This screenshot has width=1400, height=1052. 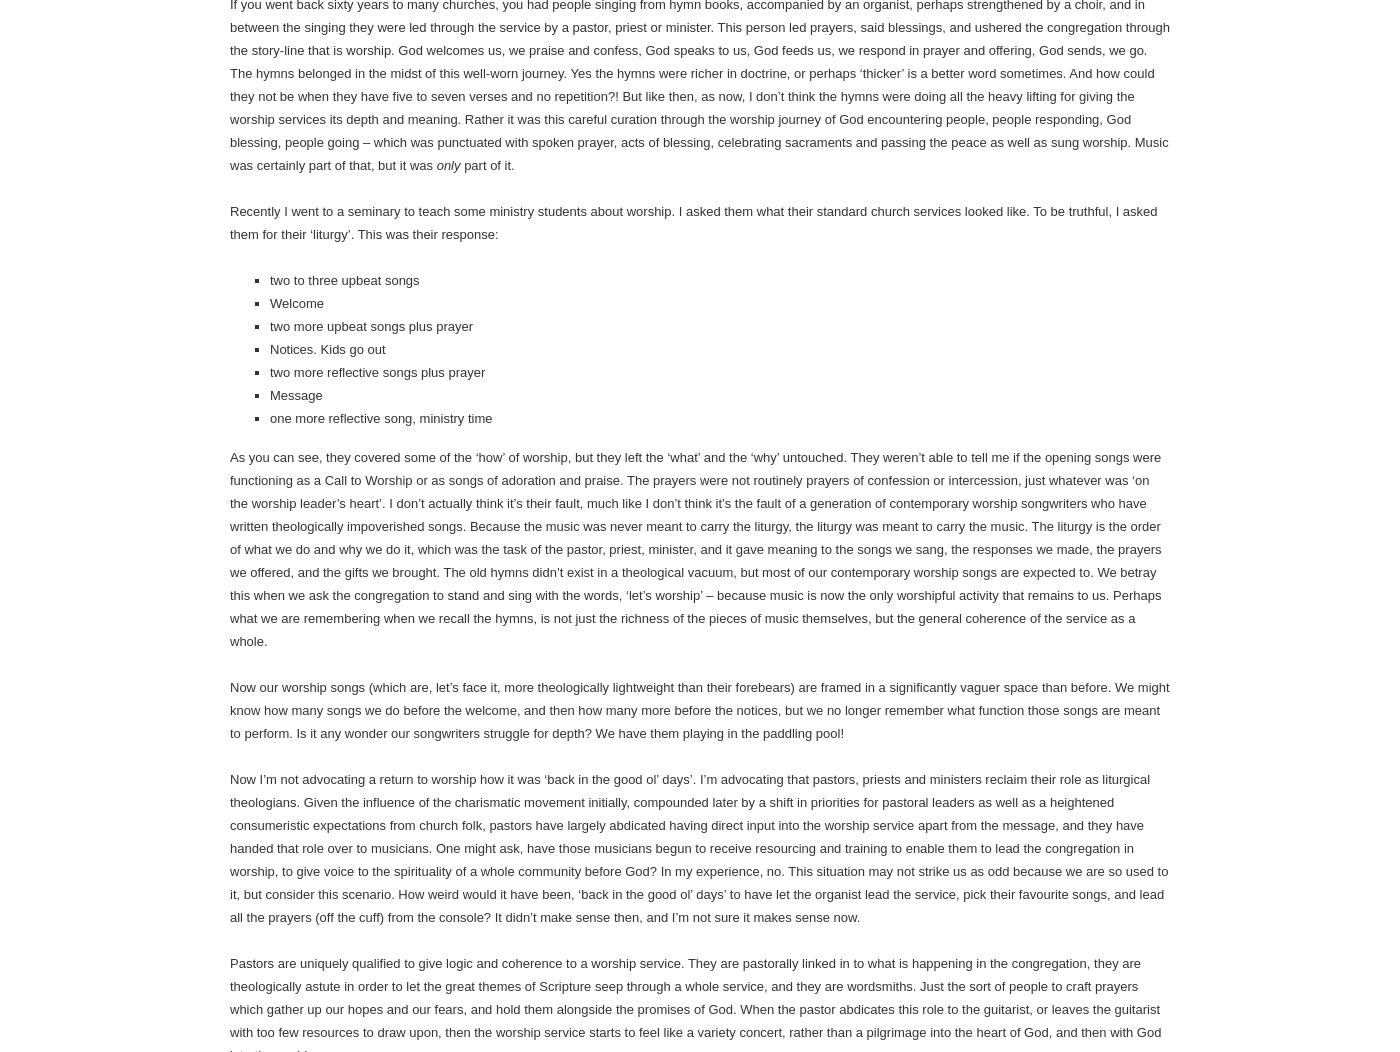 I want to click on 'only', so click(x=448, y=164).